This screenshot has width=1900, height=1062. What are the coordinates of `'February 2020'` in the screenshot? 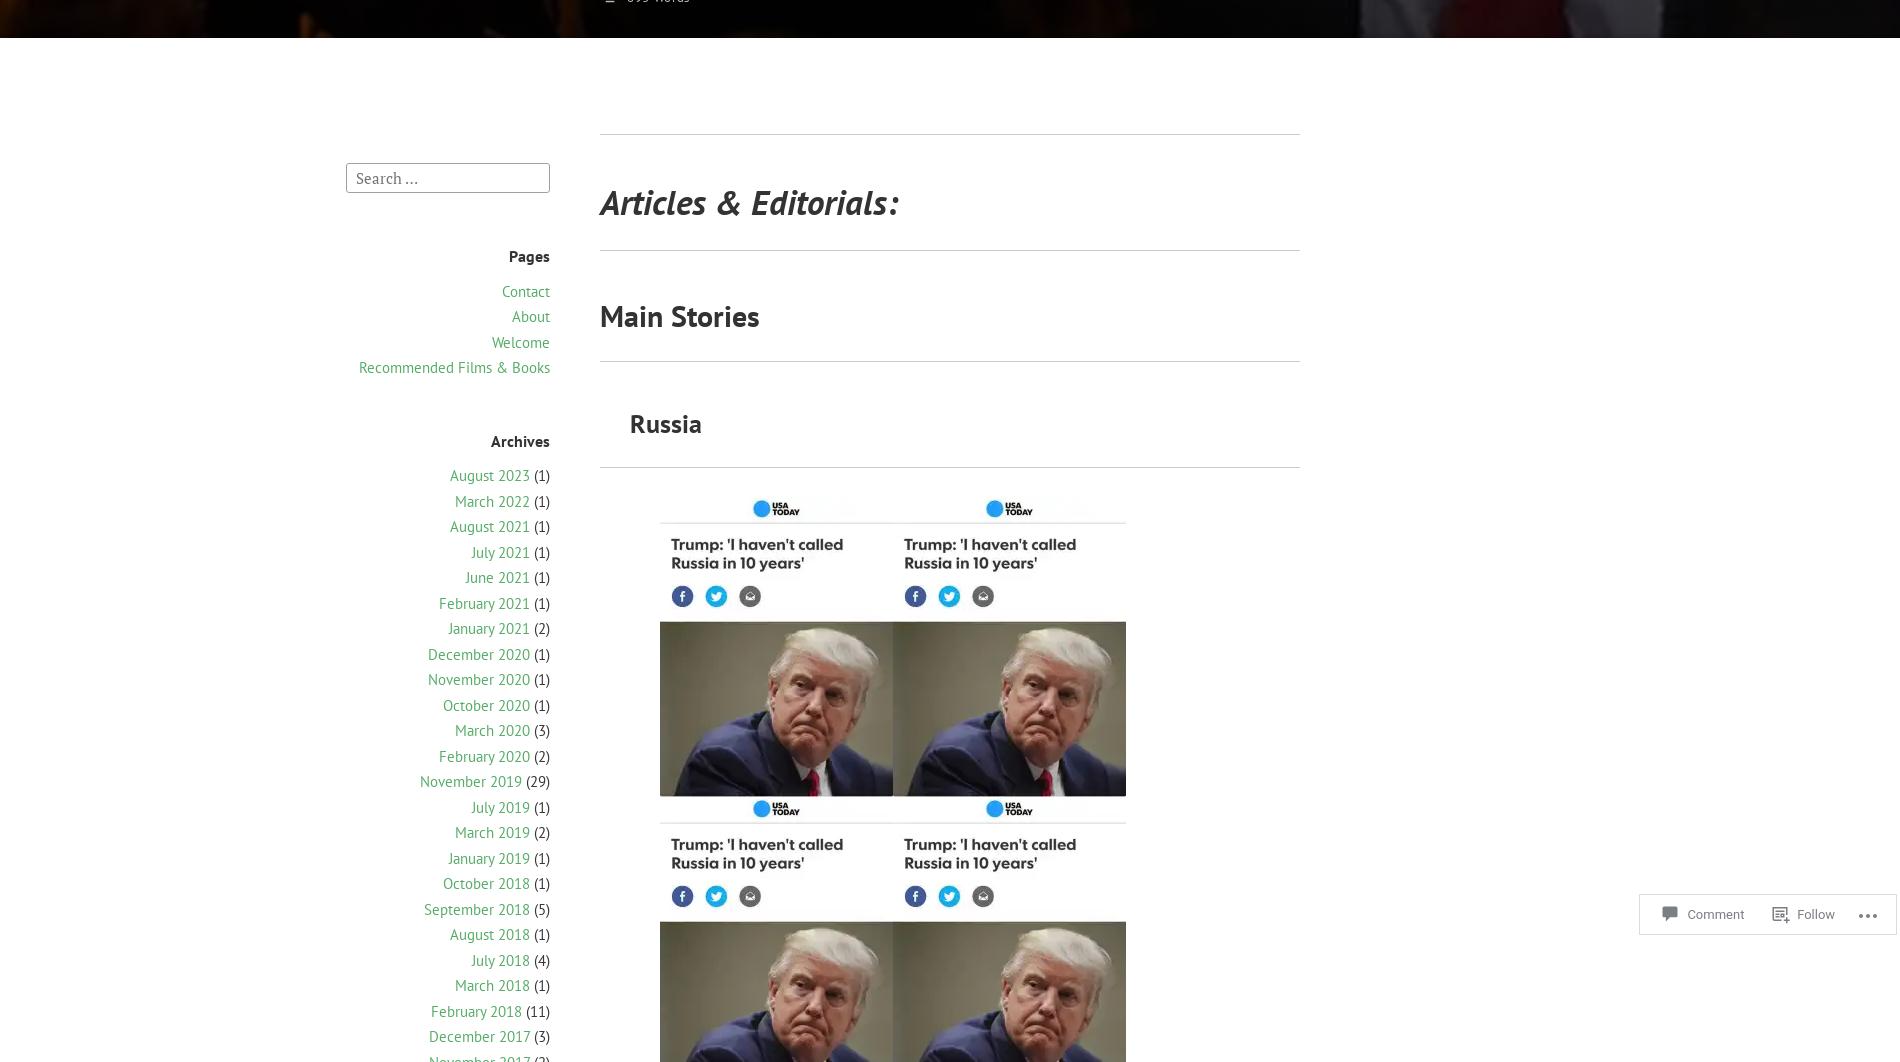 It's located at (484, 755).